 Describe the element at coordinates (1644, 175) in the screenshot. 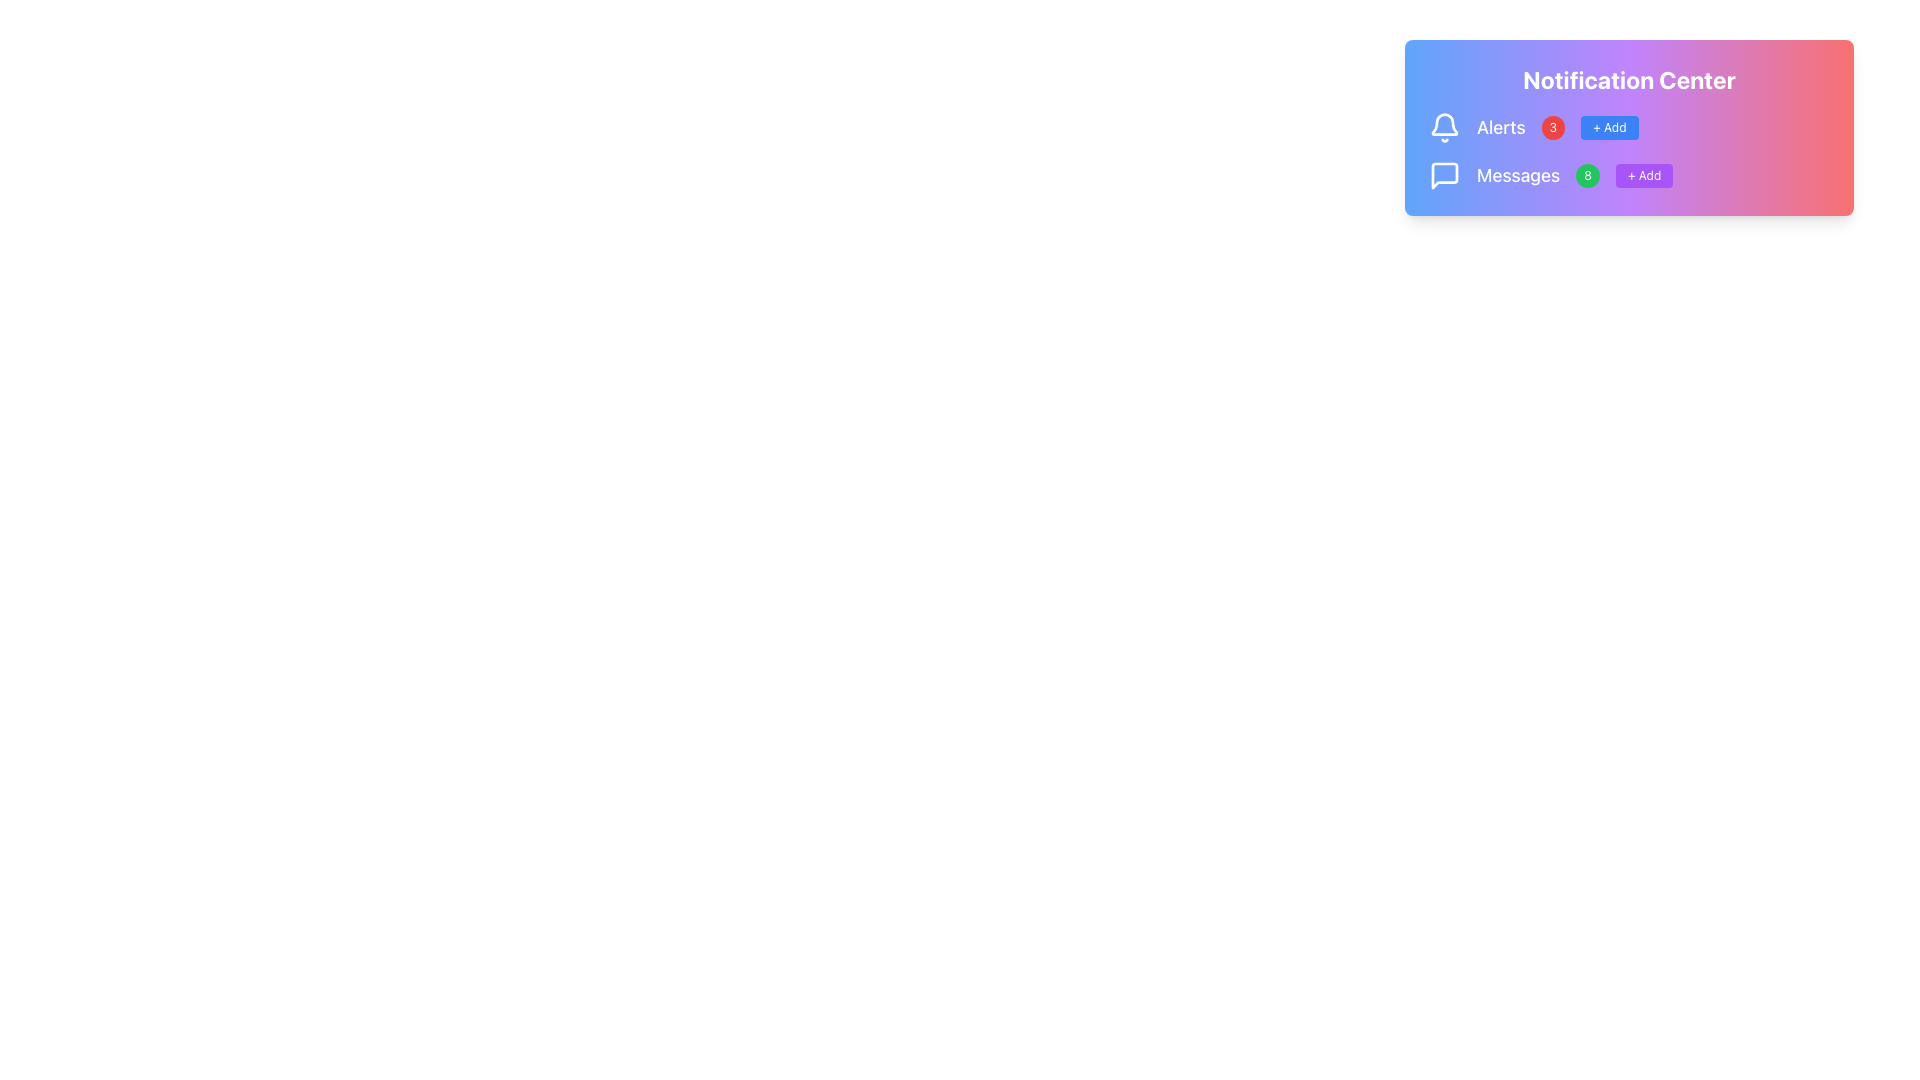

I see `the add button located in the 'Messages' section of the 'Notification Center', positioned to the right of the green badge with the number '8'` at that location.